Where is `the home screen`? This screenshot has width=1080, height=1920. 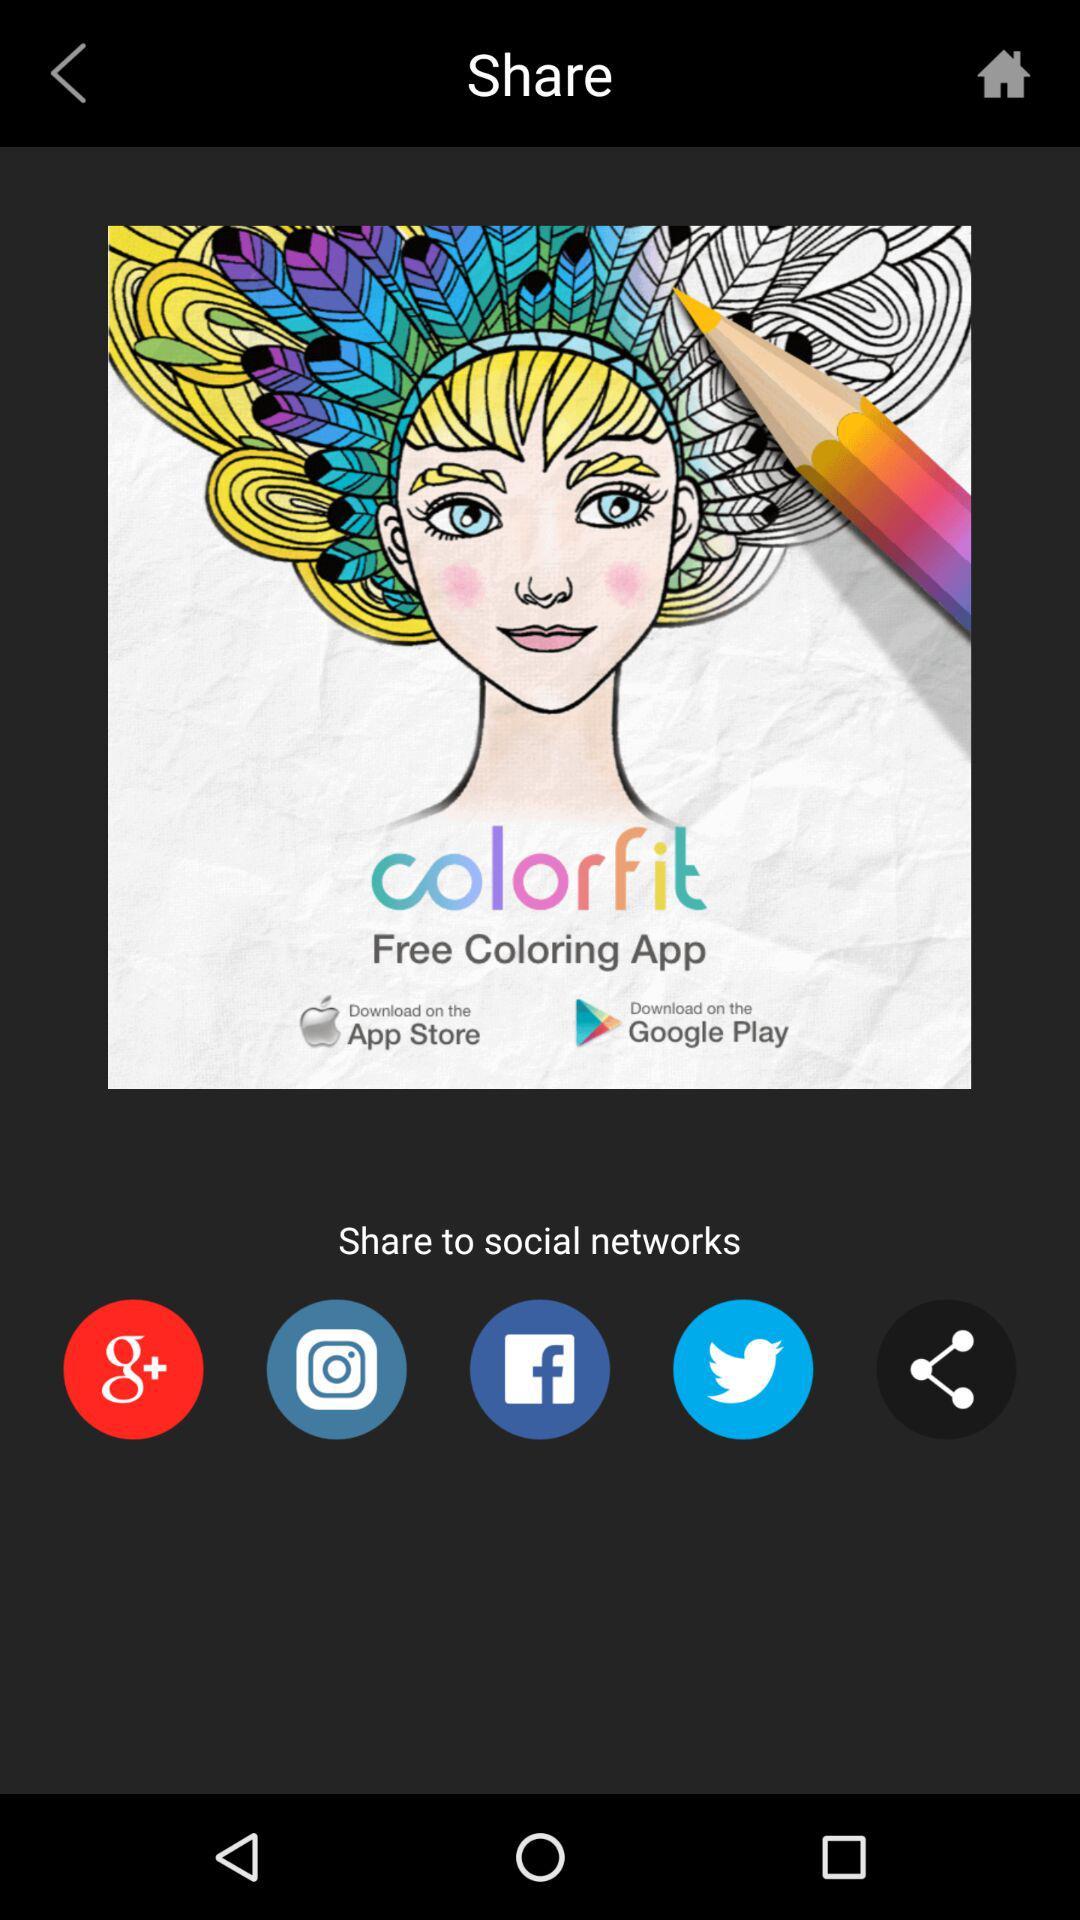 the home screen is located at coordinates (1003, 73).